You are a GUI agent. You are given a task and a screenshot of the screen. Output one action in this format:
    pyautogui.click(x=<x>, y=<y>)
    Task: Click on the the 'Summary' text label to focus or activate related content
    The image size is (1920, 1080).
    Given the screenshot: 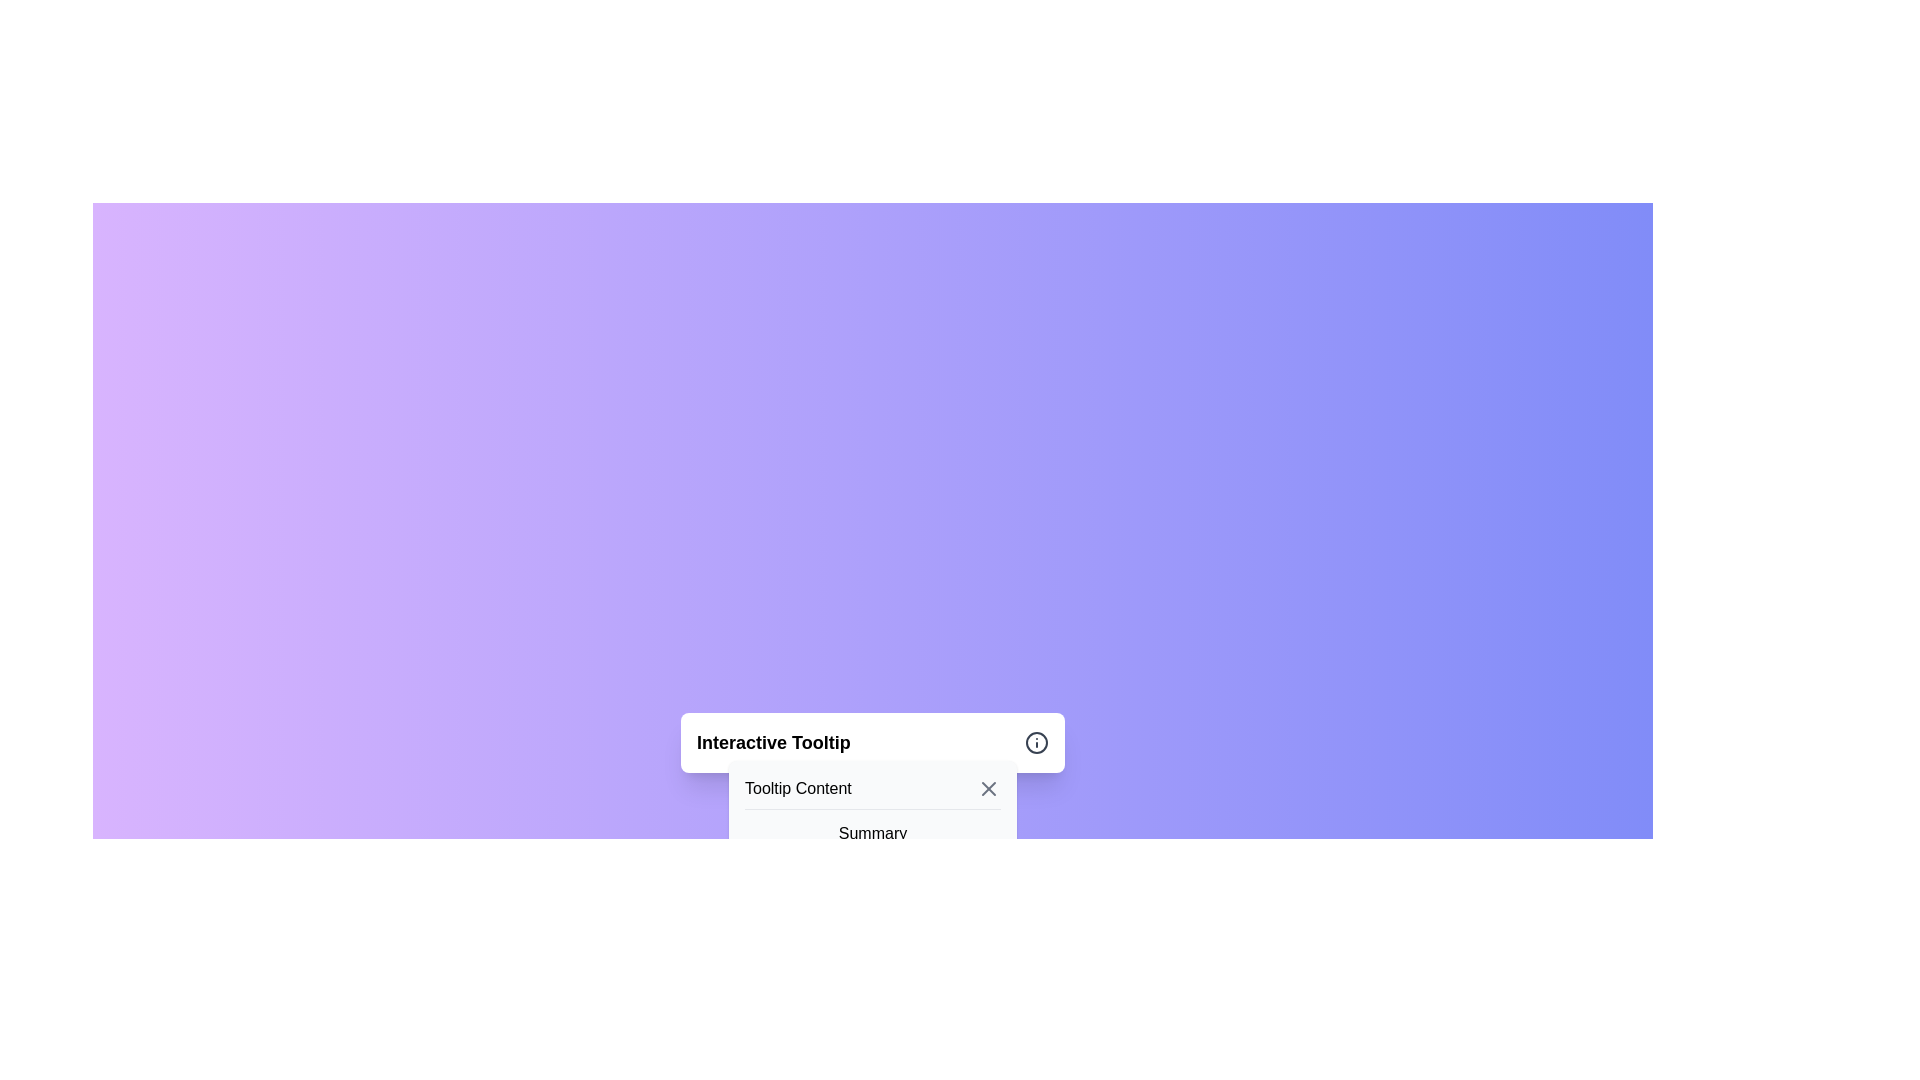 What is the action you would take?
    pyautogui.click(x=873, y=845)
    